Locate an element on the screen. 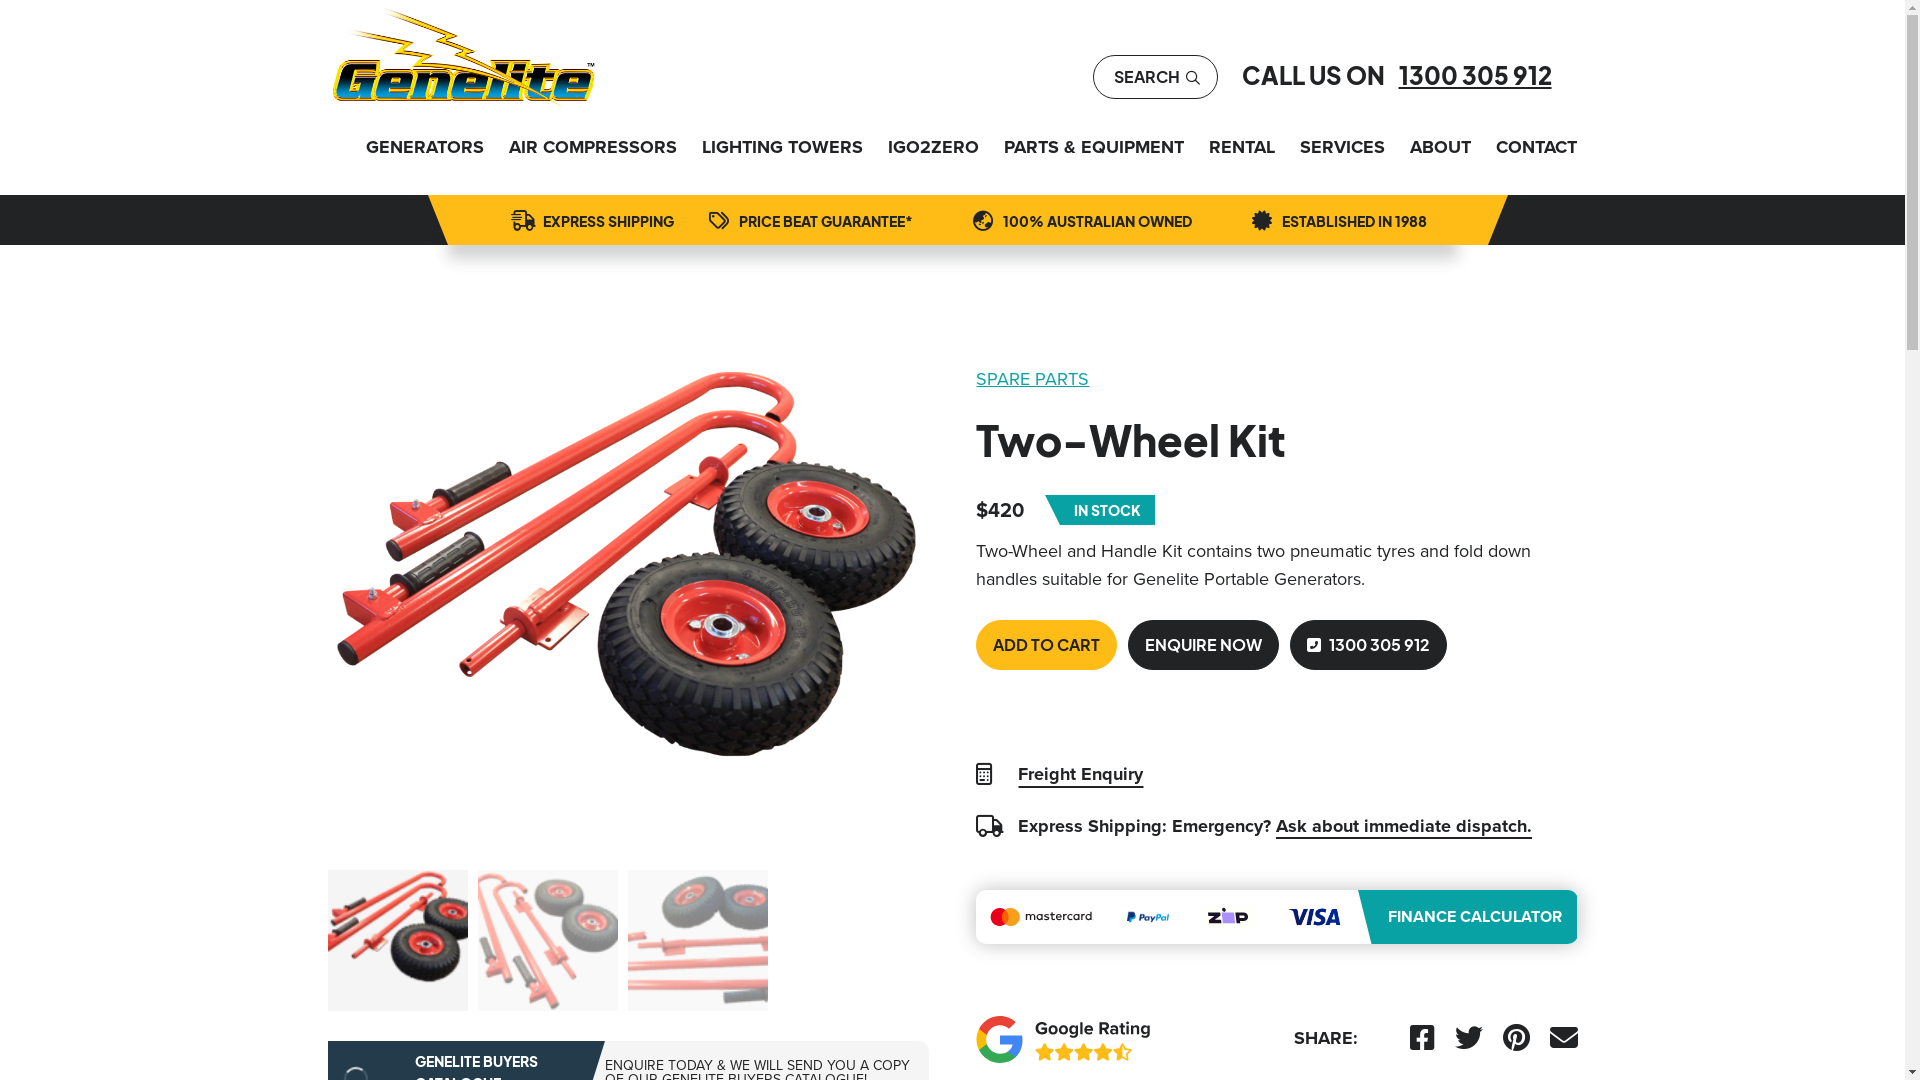 The width and height of the screenshot is (1920, 1080). 'CONTACT' is located at coordinates (1535, 145).